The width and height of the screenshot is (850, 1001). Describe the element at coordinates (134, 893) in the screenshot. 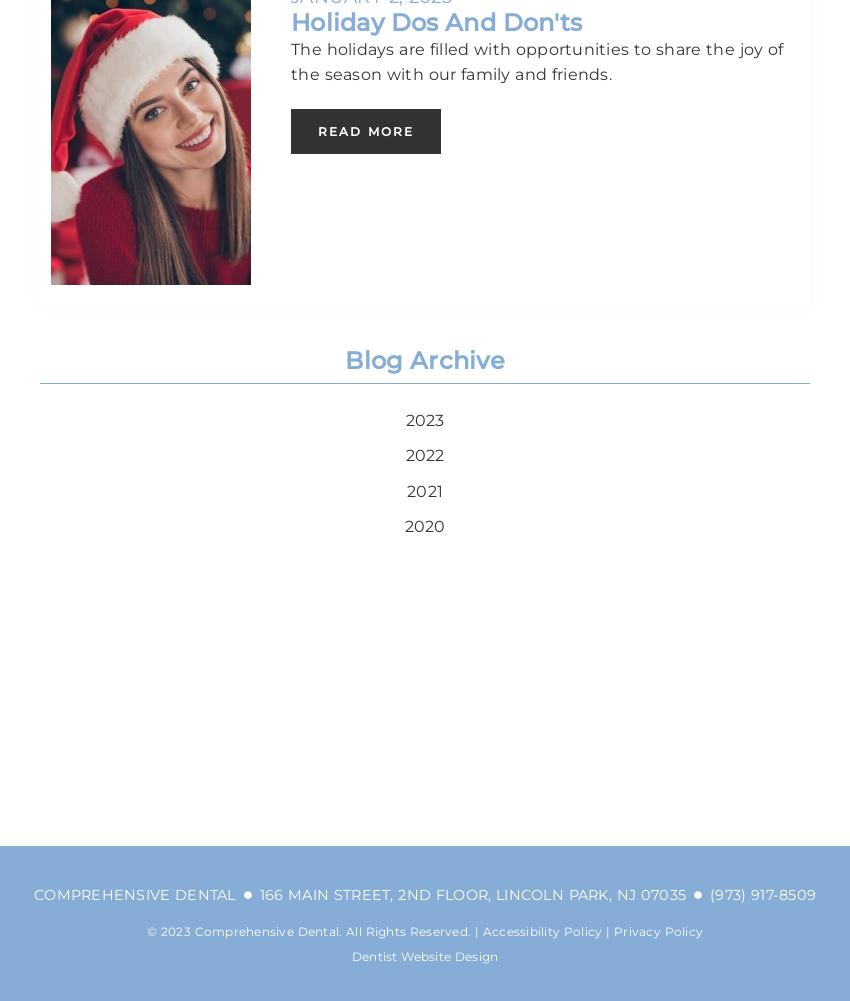

I see `'Comprehensive Dental'` at that location.